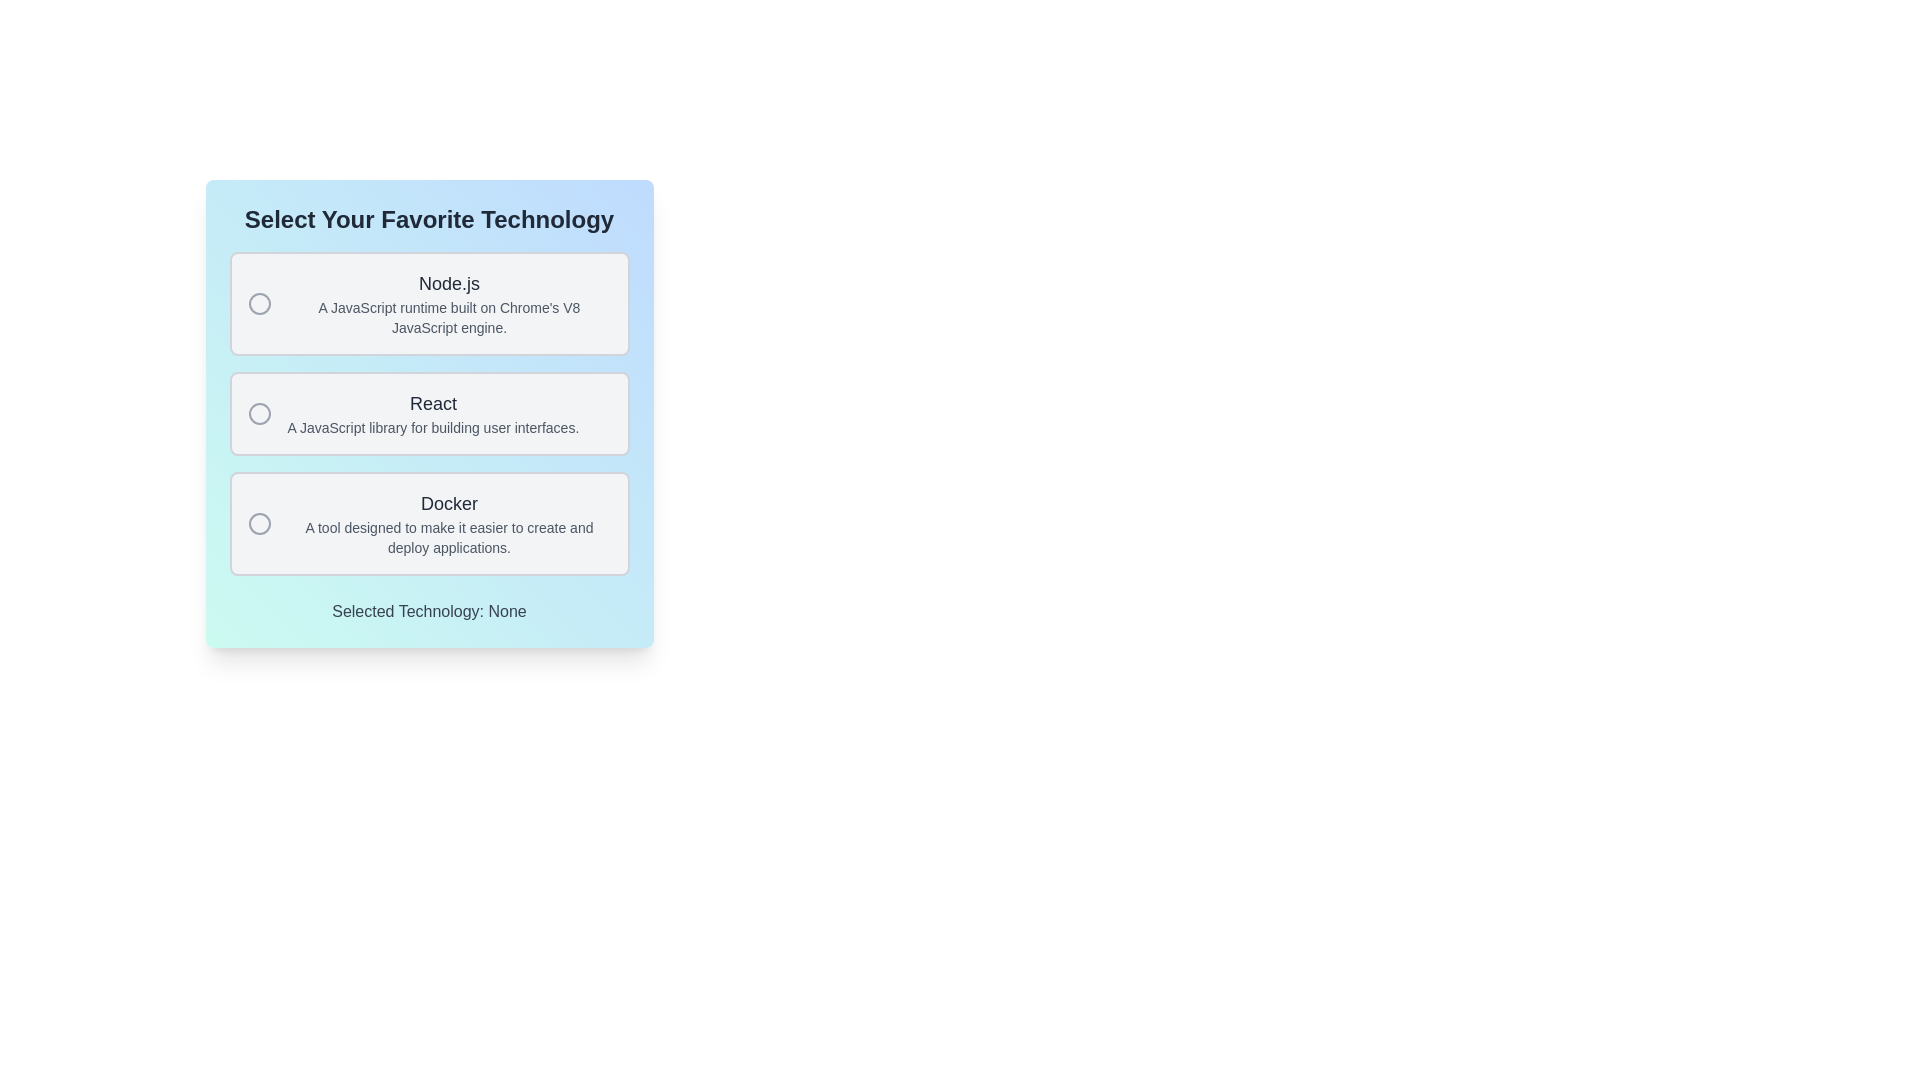 This screenshot has height=1080, width=1920. What do you see at coordinates (258, 304) in the screenshot?
I see `the circular selection indicator for the 'Node.js' option, which is located in the left region of the first row in a vertical list layout` at bounding box center [258, 304].